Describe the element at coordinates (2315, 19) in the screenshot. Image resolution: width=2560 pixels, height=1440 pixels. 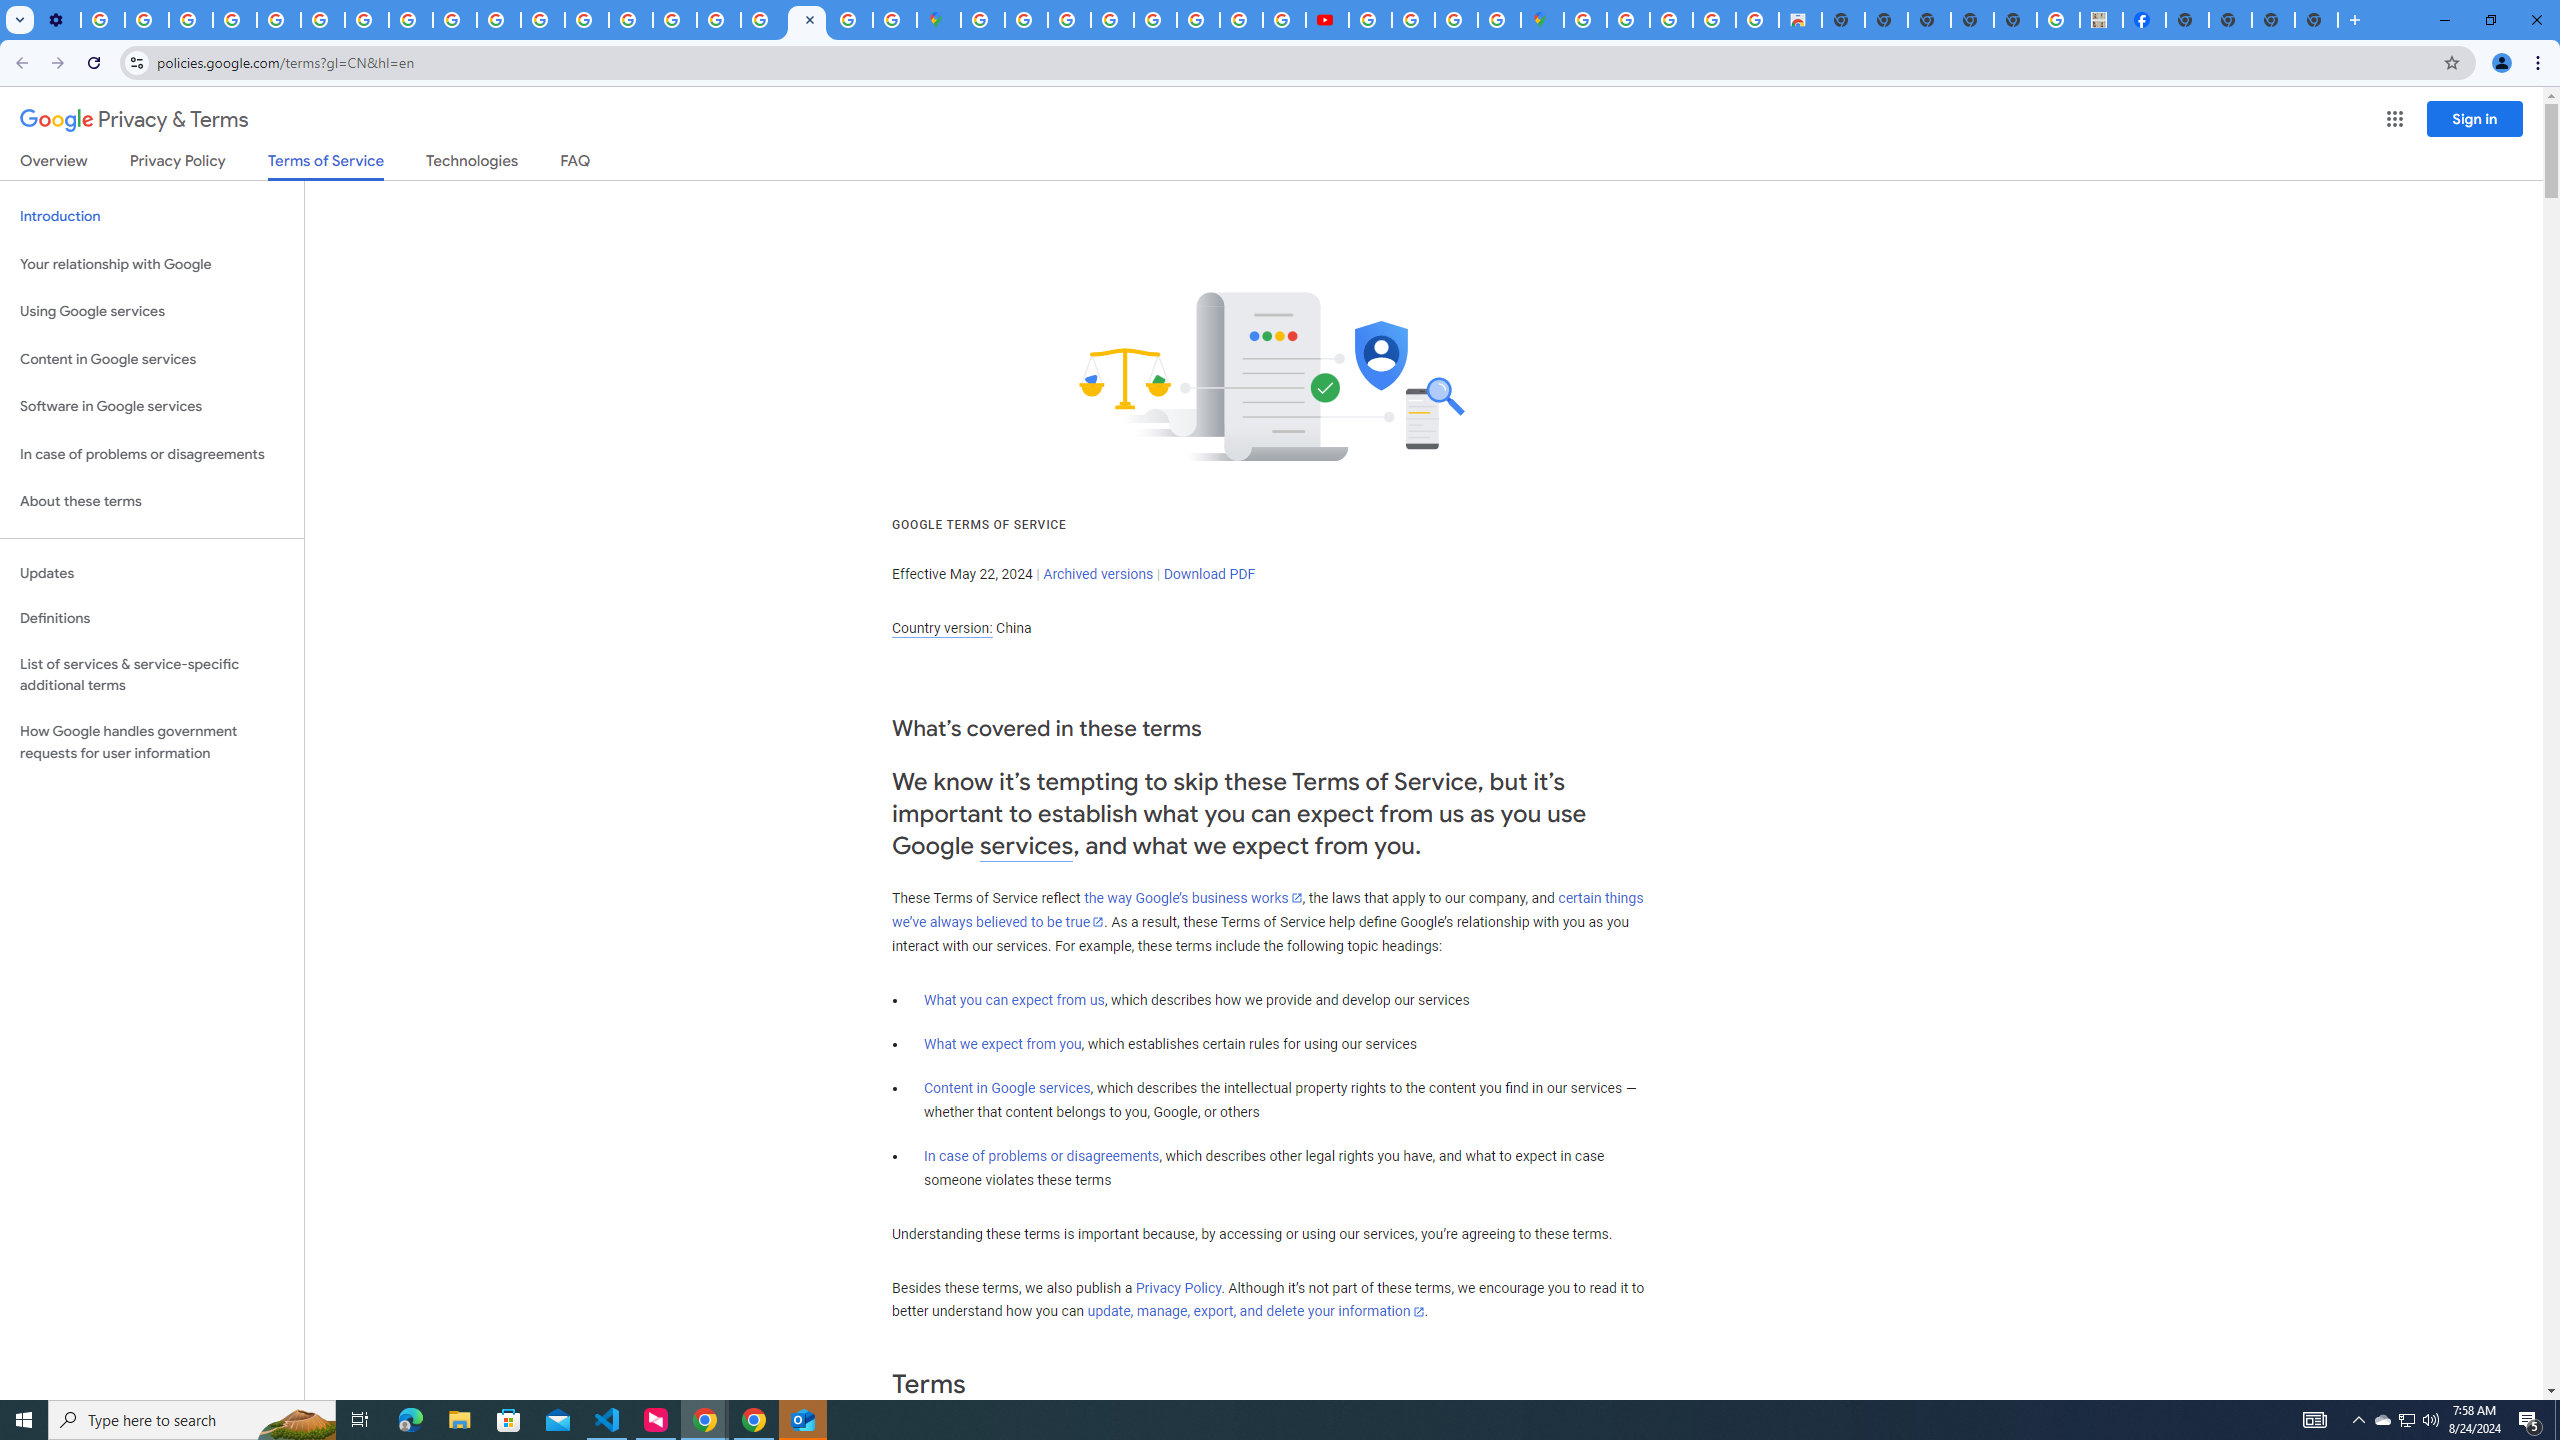
I see `'New Tab'` at that location.